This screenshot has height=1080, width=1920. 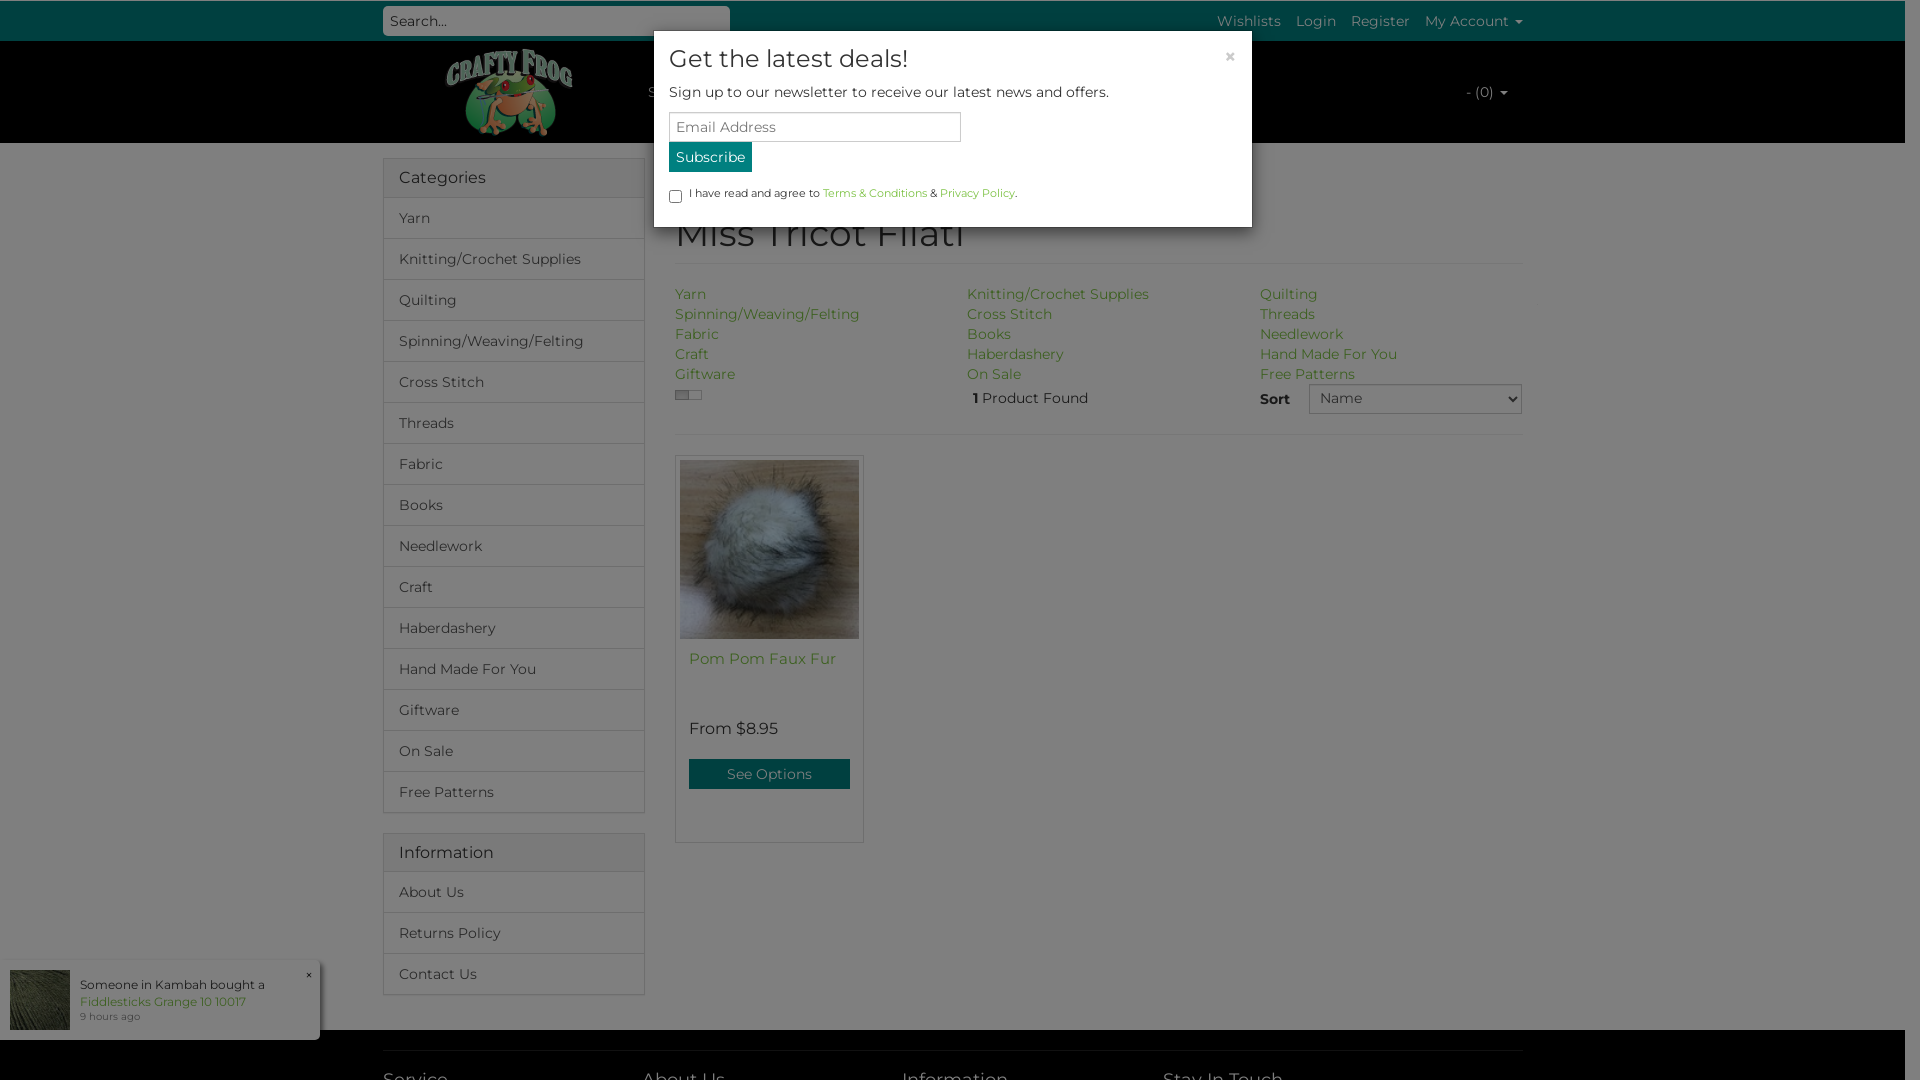 What do you see at coordinates (384, 972) in the screenshot?
I see `'Contact Us'` at bounding box center [384, 972].